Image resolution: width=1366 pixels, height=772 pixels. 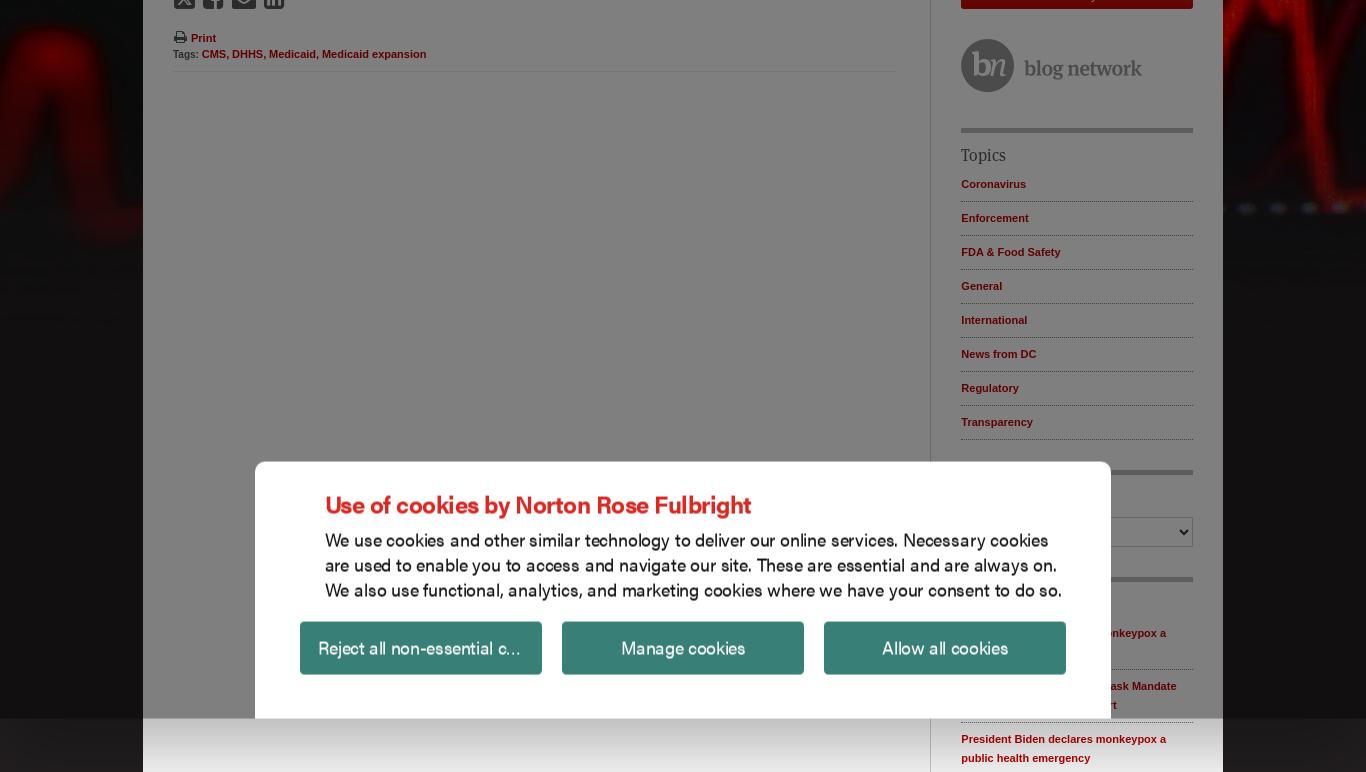 What do you see at coordinates (983, 154) in the screenshot?
I see `'Topics'` at bounding box center [983, 154].